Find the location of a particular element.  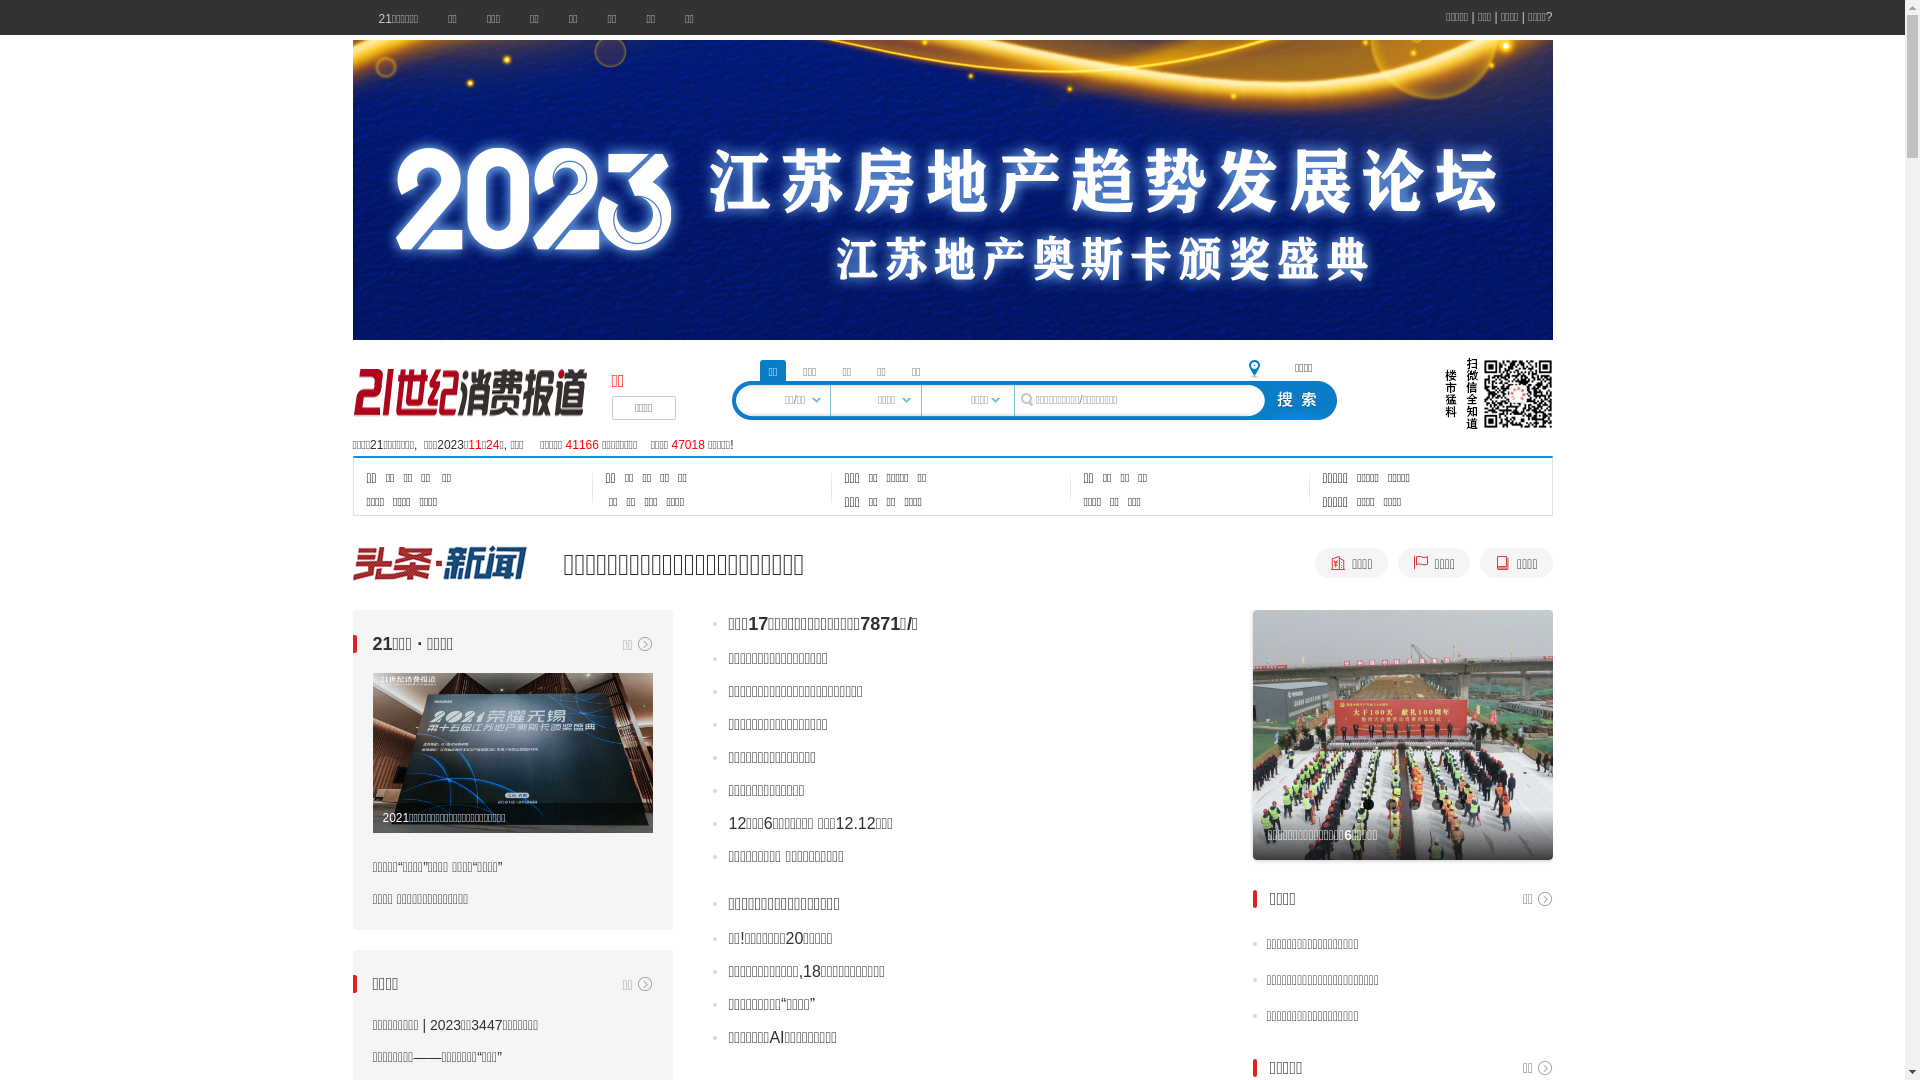

'5' is located at coordinates (1430, 803).